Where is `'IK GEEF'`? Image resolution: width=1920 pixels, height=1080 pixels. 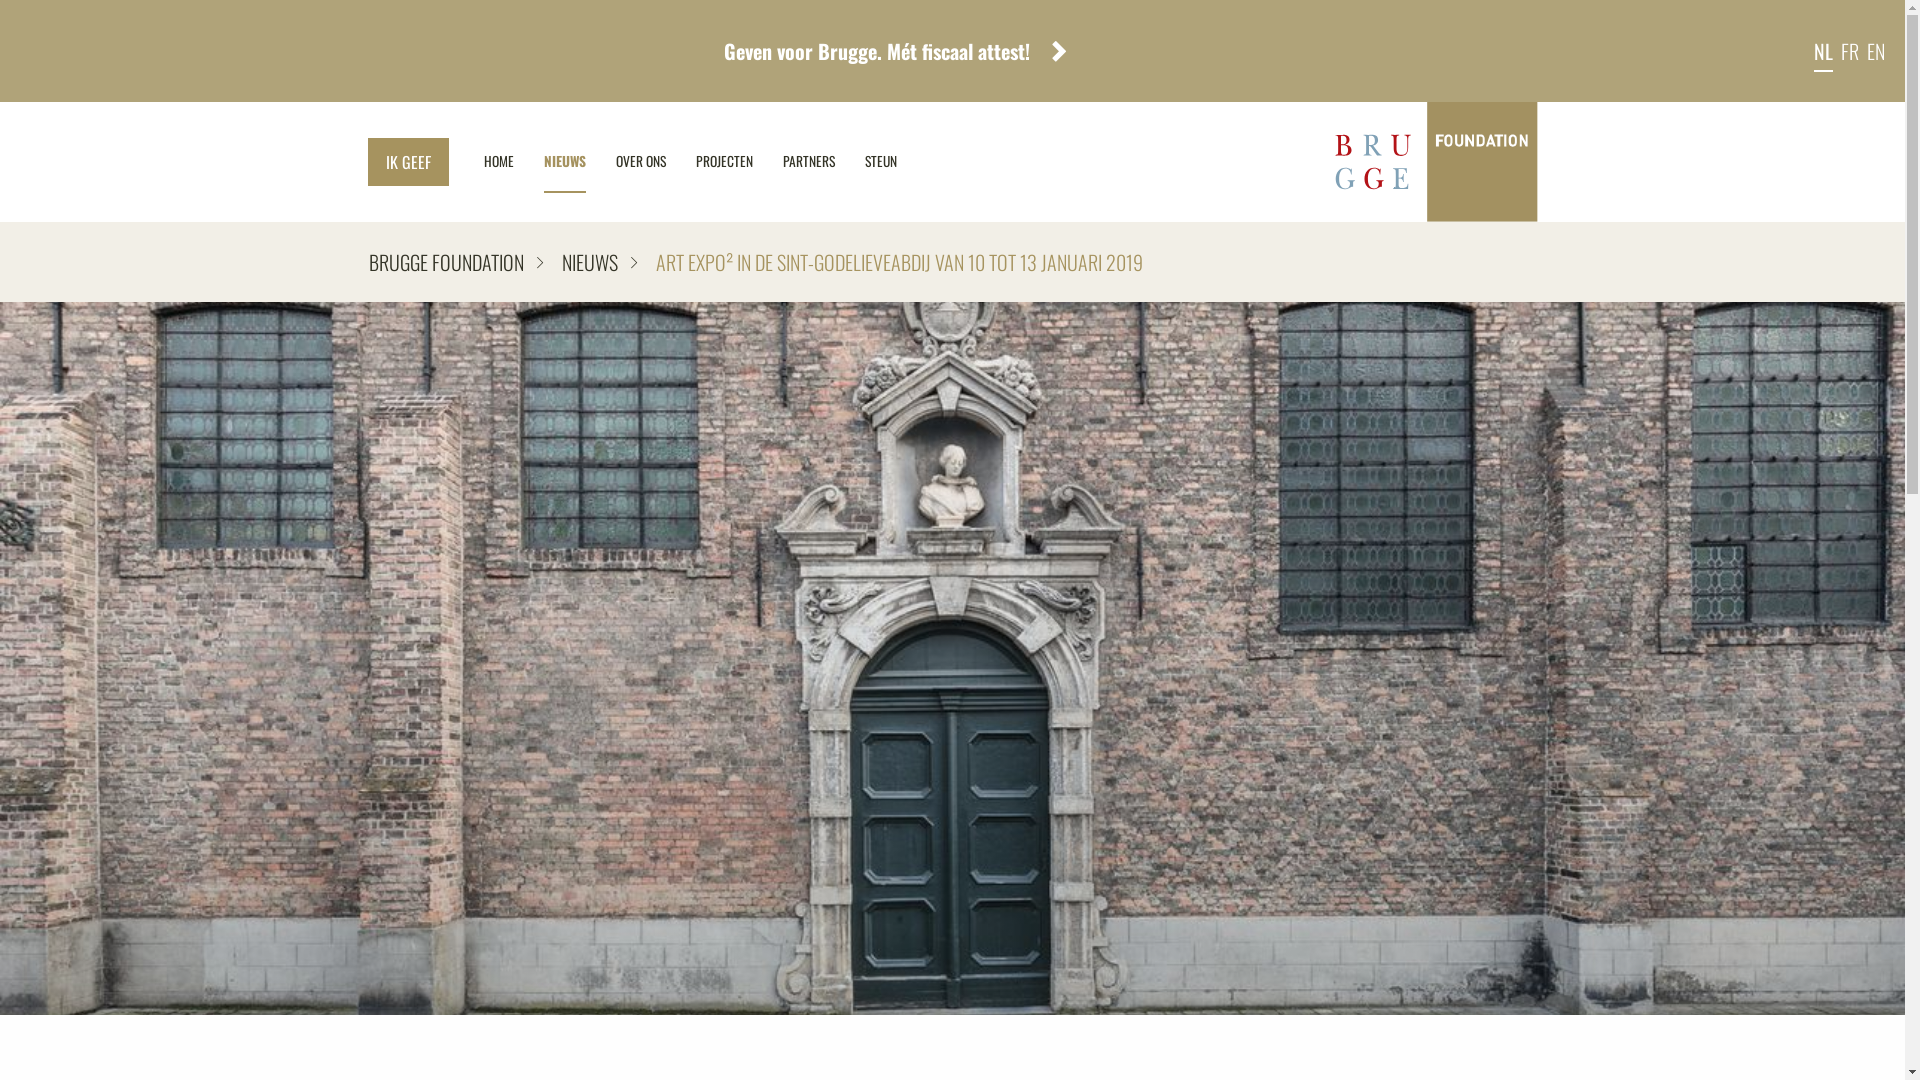
'IK GEEF' is located at coordinates (407, 161).